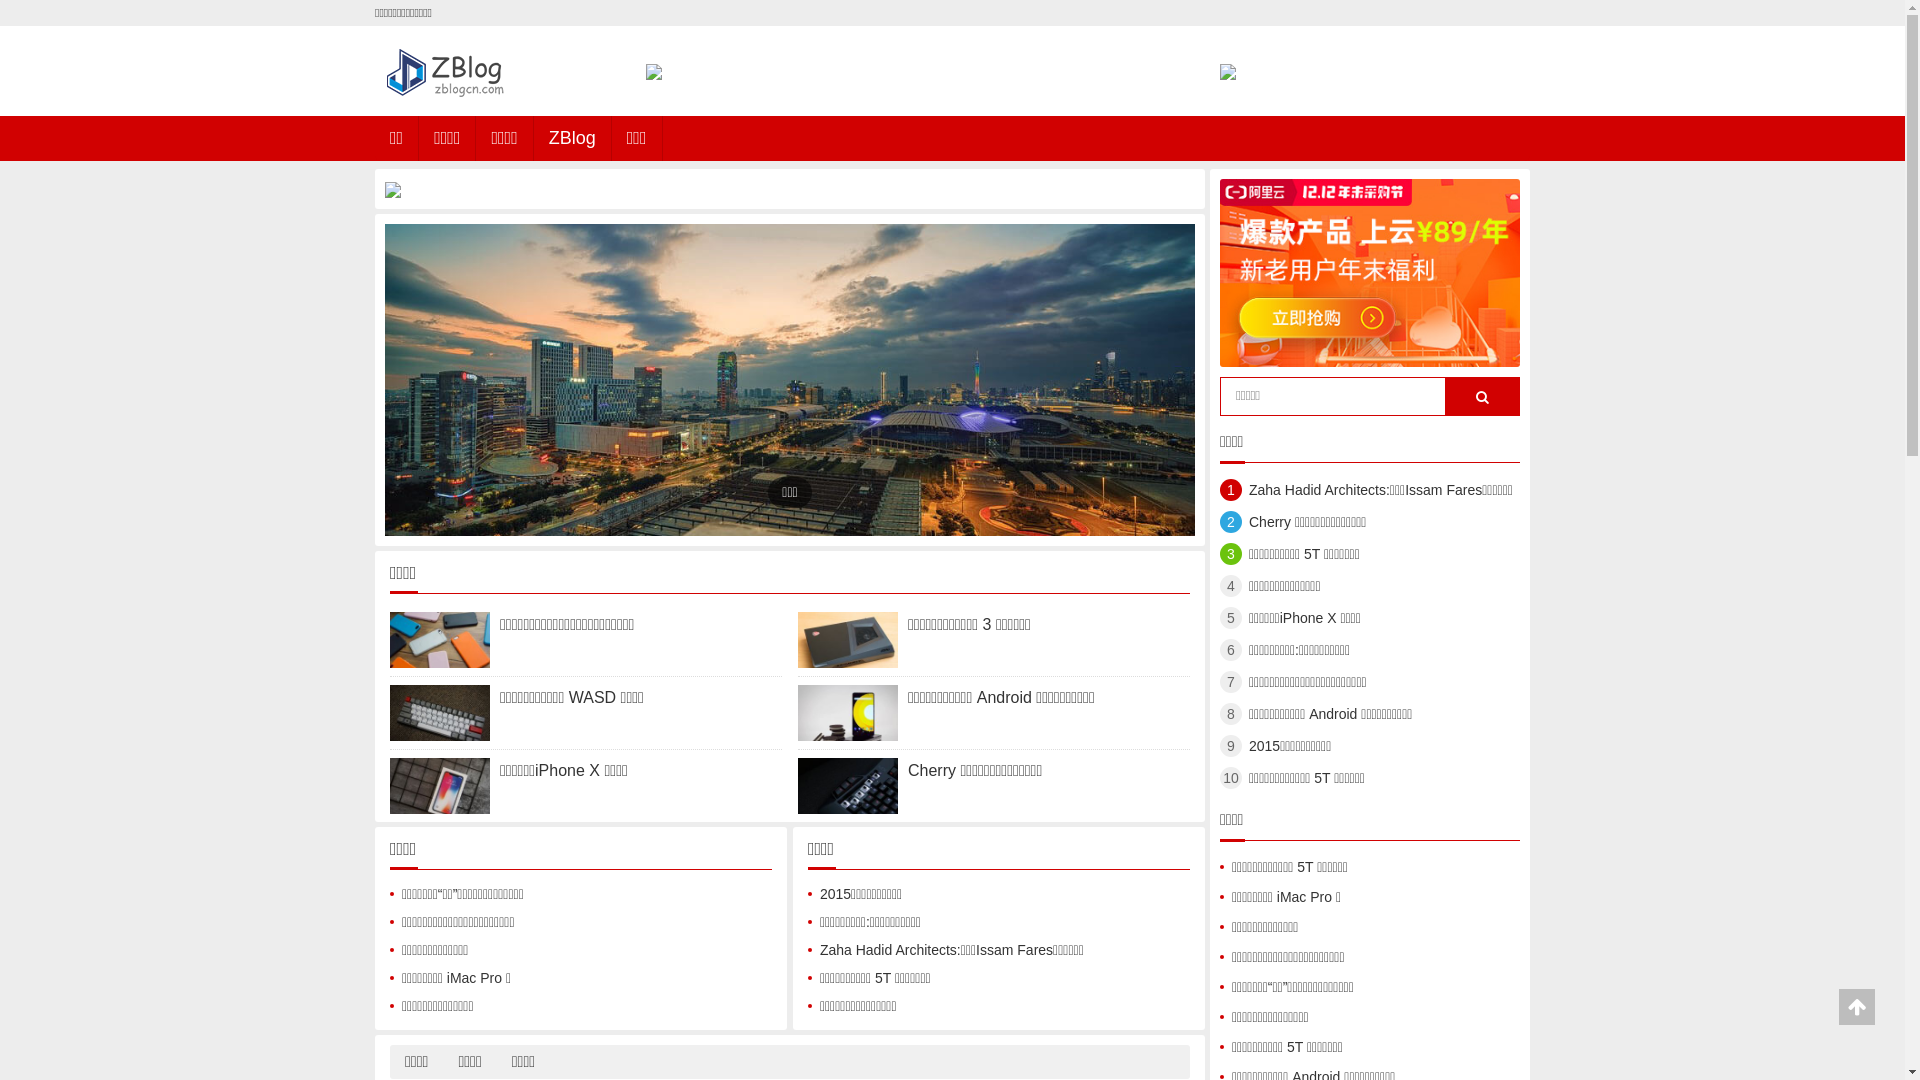  I want to click on 'ZBlog', so click(571, 137).